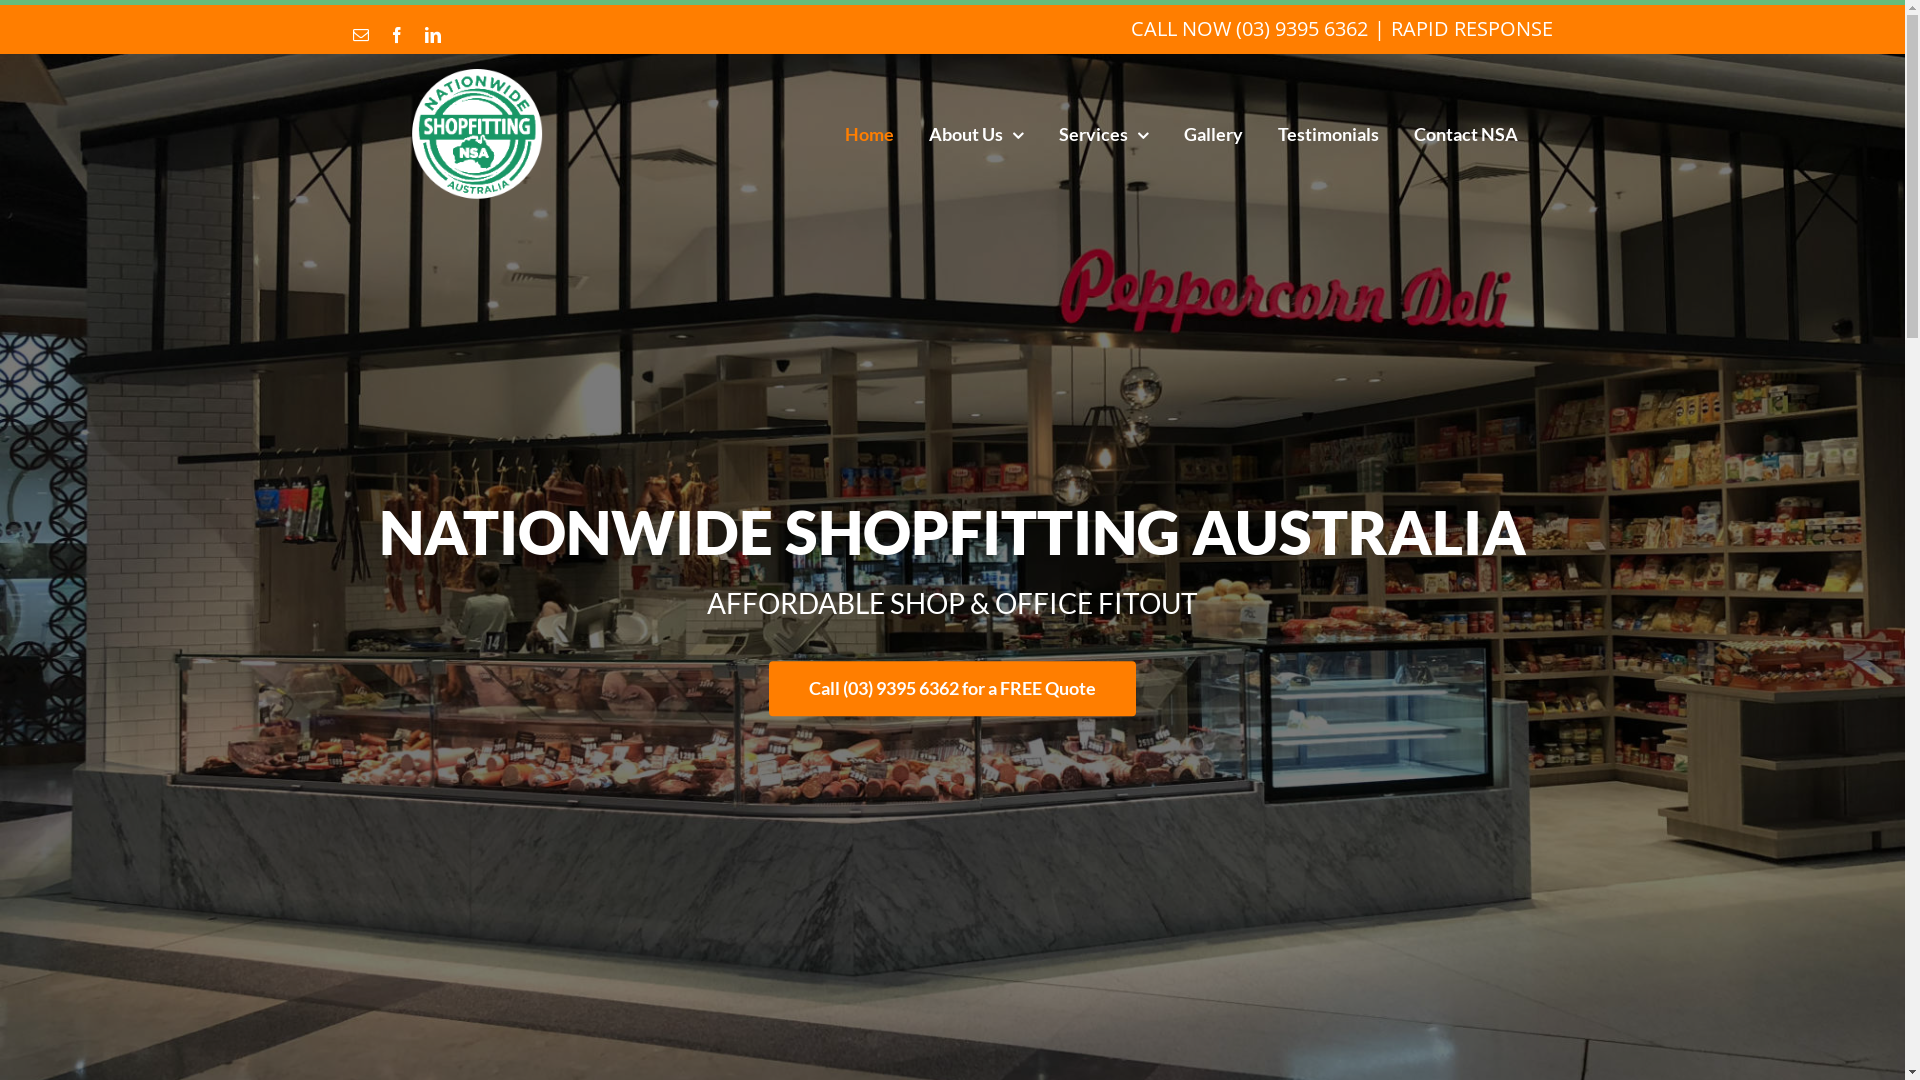 The image size is (1920, 1080). What do you see at coordinates (1470, 28) in the screenshot?
I see `'RAPID RESPONSE'` at bounding box center [1470, 28].